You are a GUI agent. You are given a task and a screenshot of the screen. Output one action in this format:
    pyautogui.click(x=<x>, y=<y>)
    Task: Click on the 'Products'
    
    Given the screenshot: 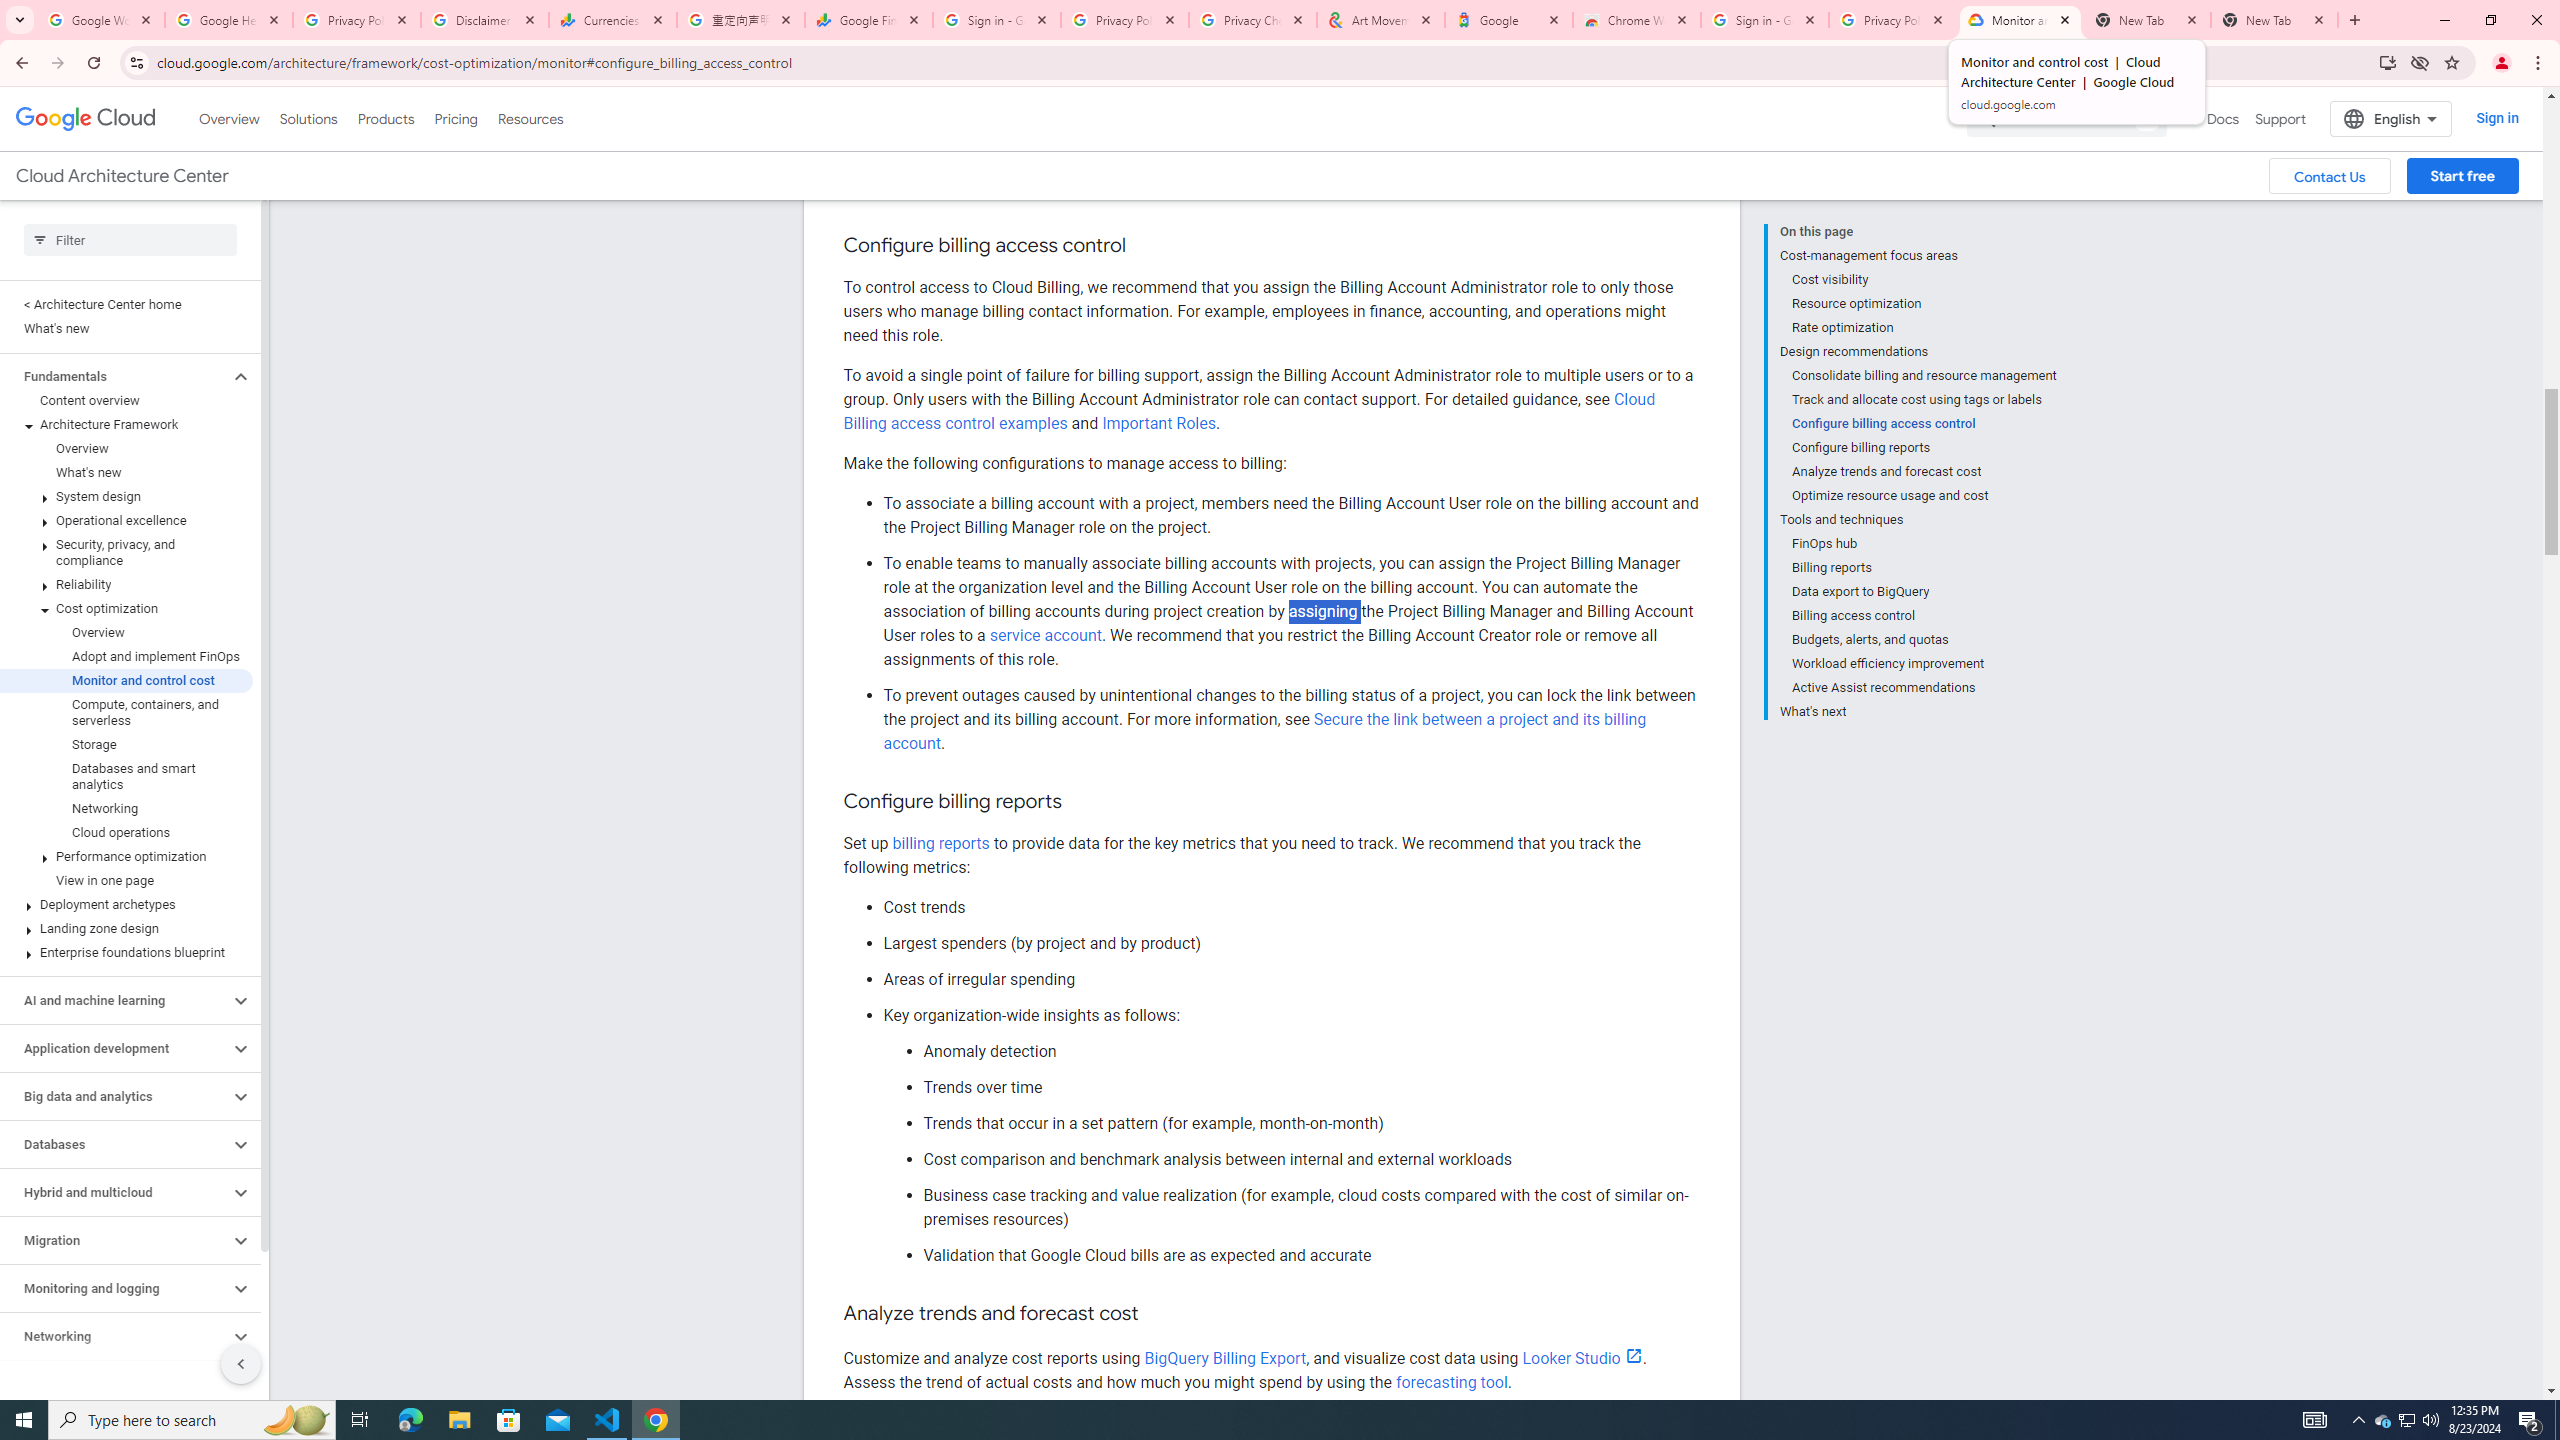 What is the action you would take?
    pyautogui.click(x=384, y=118)
    